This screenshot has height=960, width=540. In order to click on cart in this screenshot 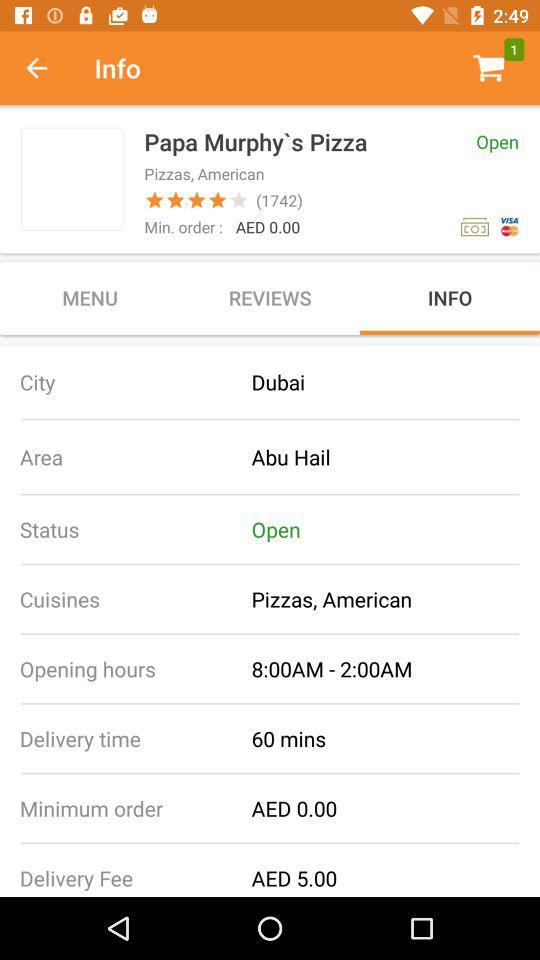, I will do `click(487, 68)`.